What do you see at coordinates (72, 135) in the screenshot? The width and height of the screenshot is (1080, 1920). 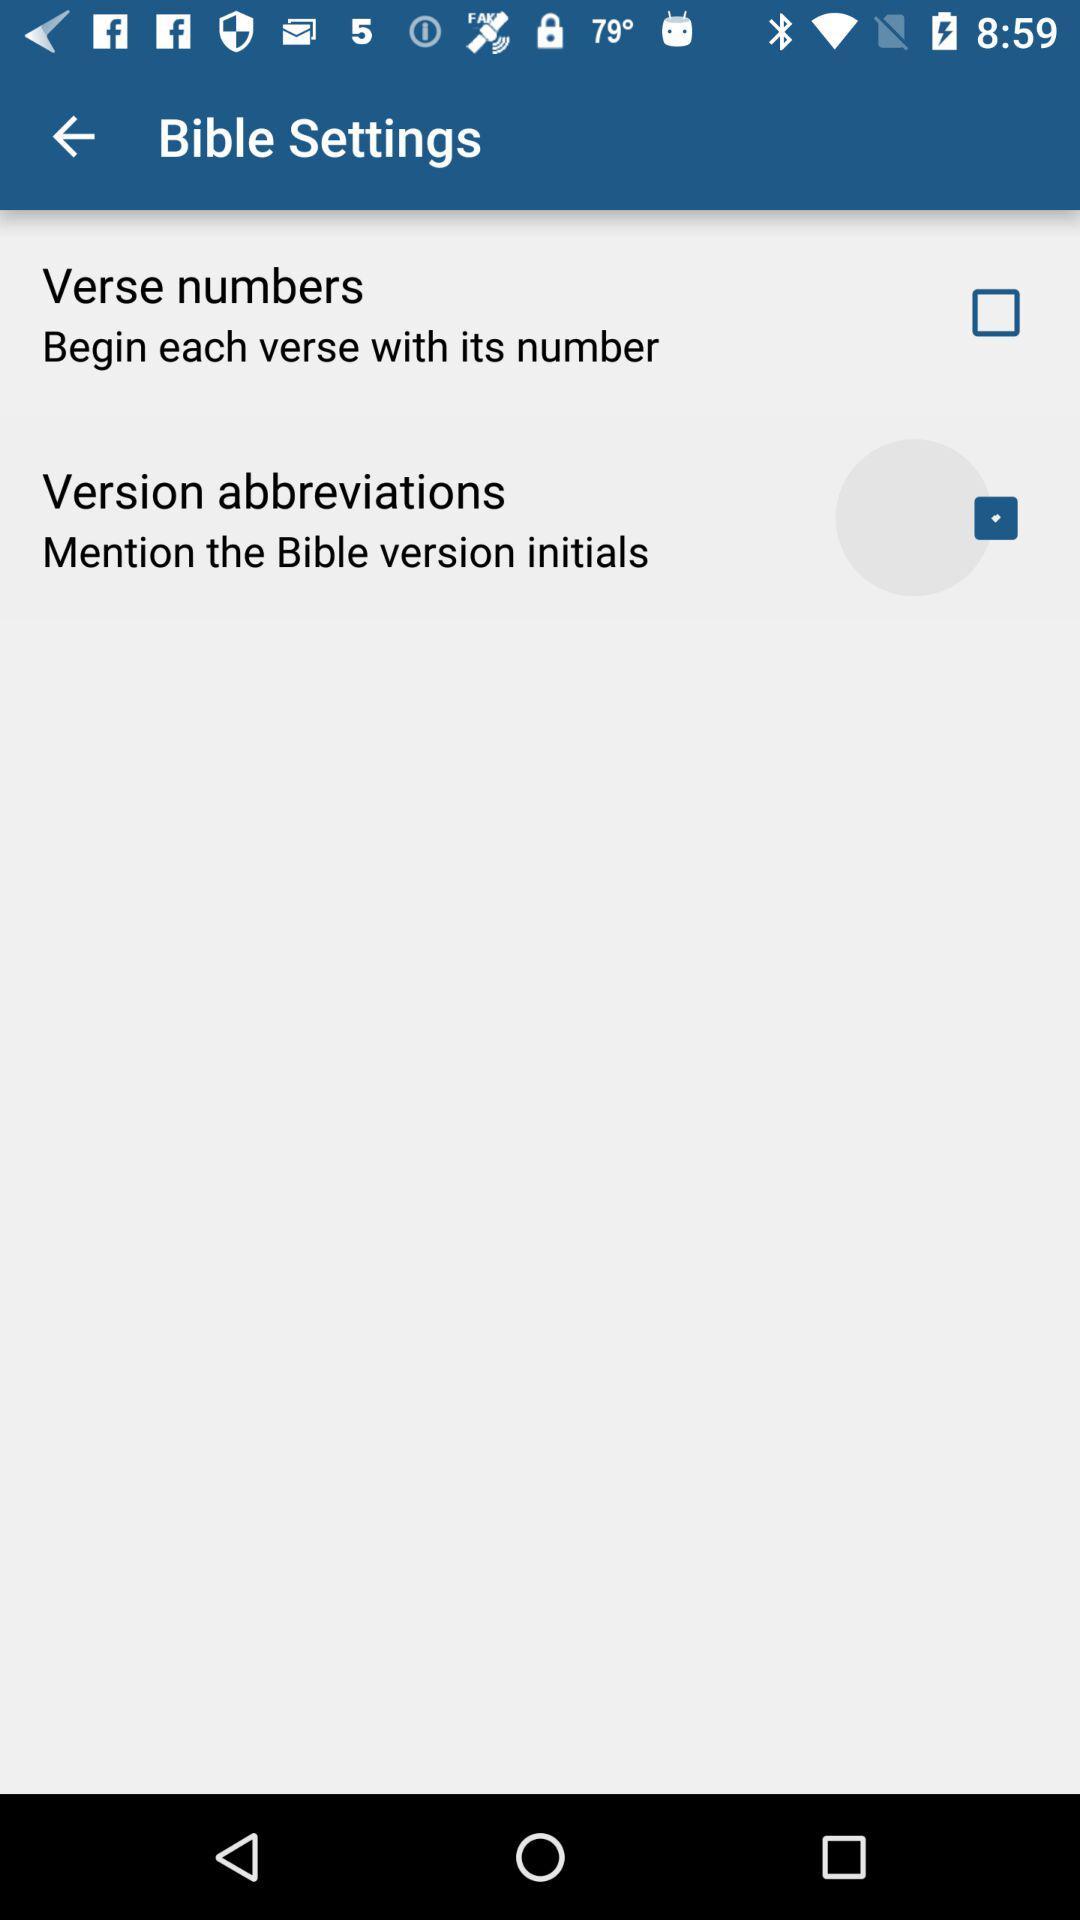 I see `icon to the left of bible settings` at bounding box center [72, 135].